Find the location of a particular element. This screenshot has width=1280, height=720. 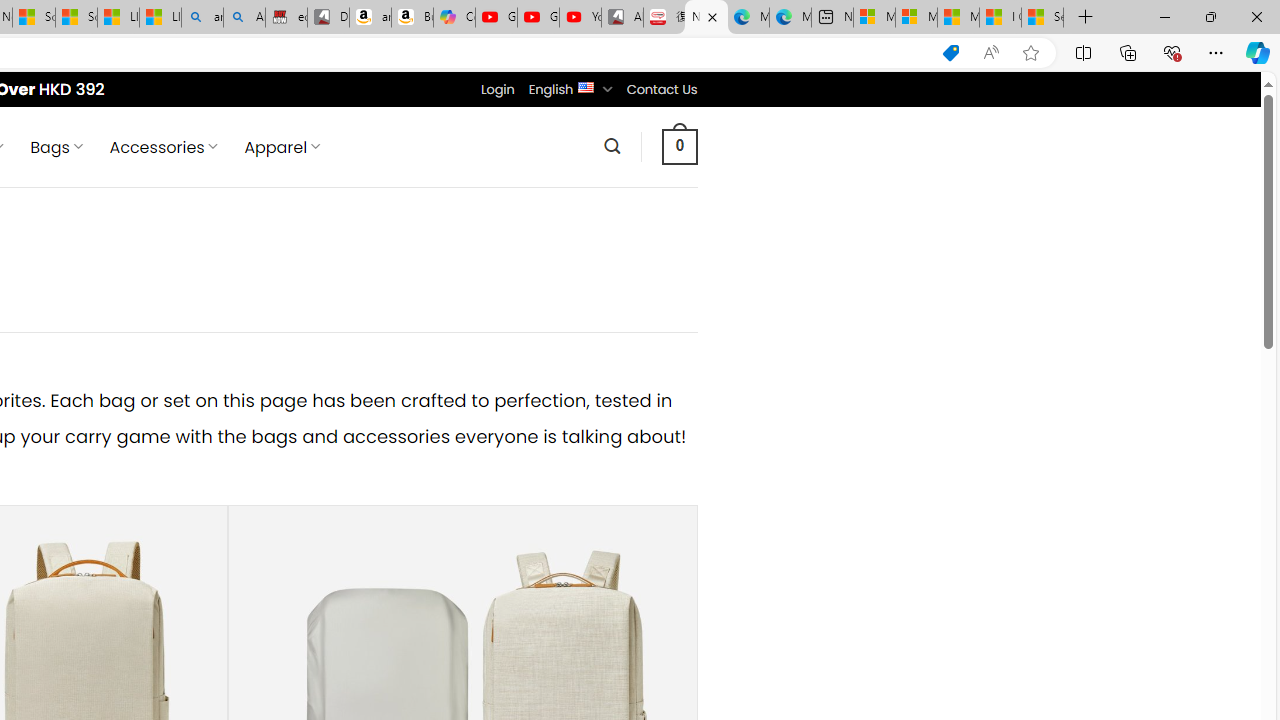

'amazon - Search' is located at coordinates (202, 17).